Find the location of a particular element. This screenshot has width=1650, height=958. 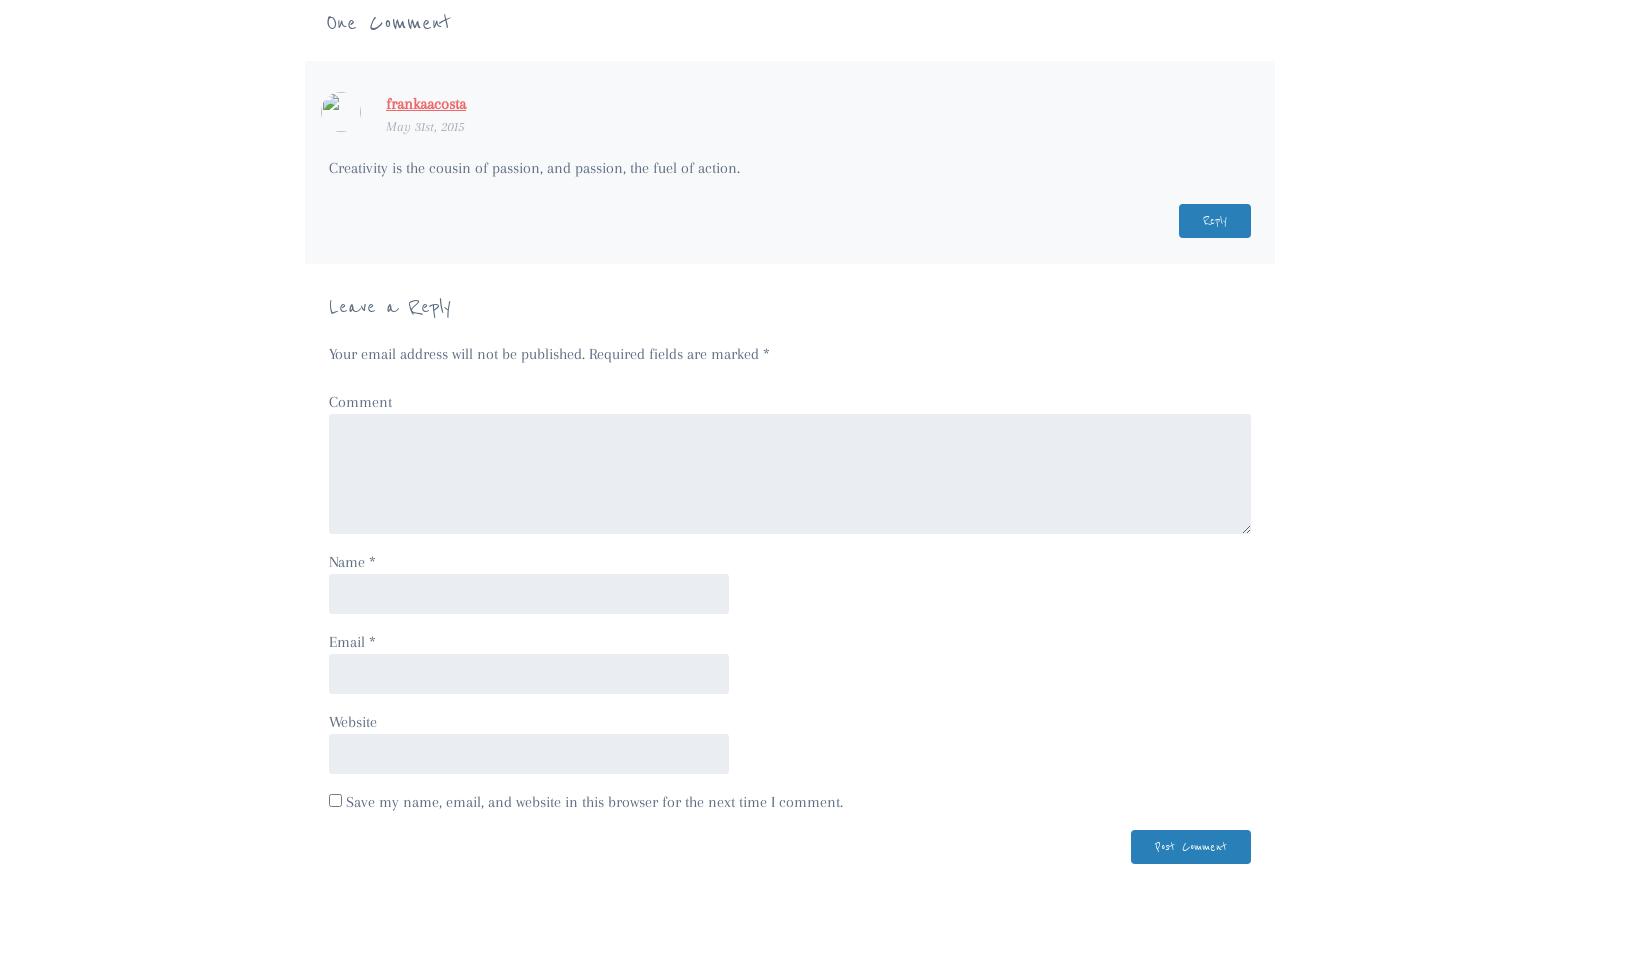

'Reply' is located at coordinates (1203, 219).